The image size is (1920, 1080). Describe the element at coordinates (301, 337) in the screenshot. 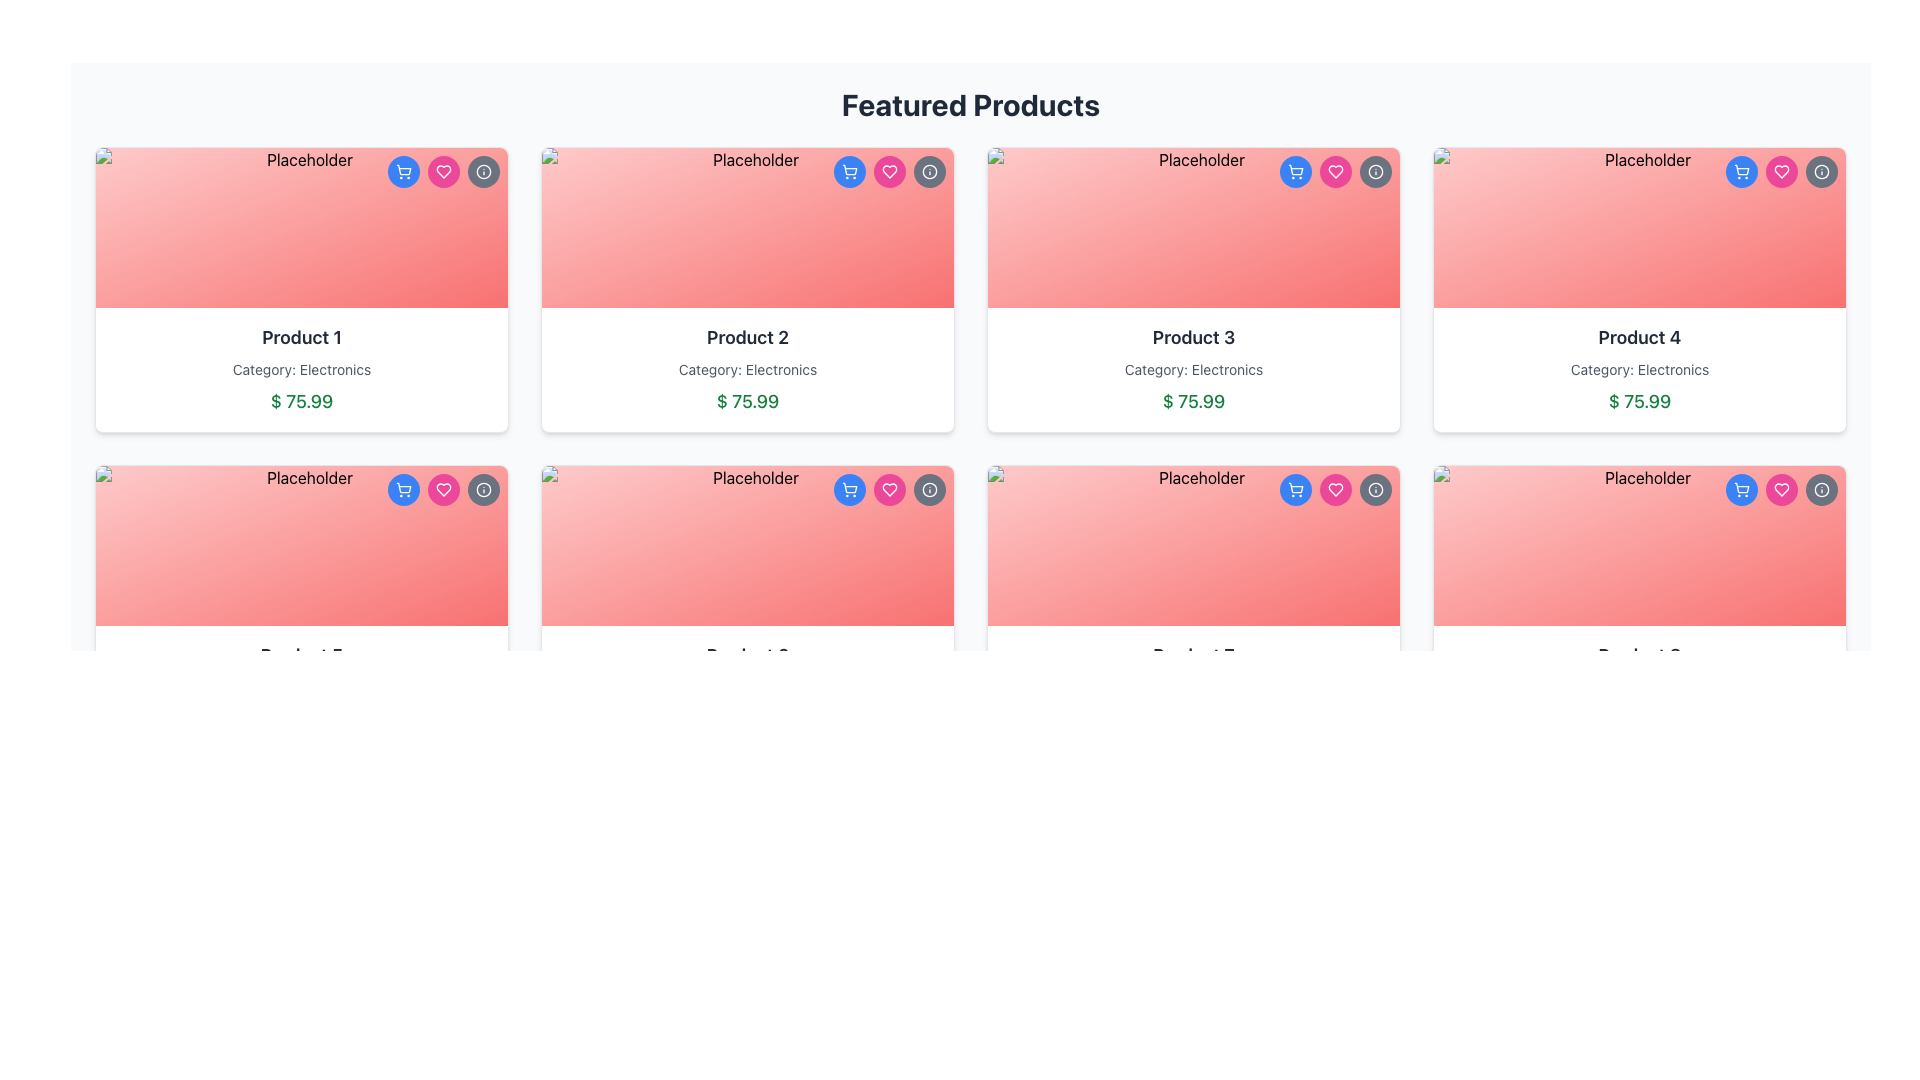

I see `text content of the product title label located above the 'Category: Electronics' label in the product card layout` at that location.